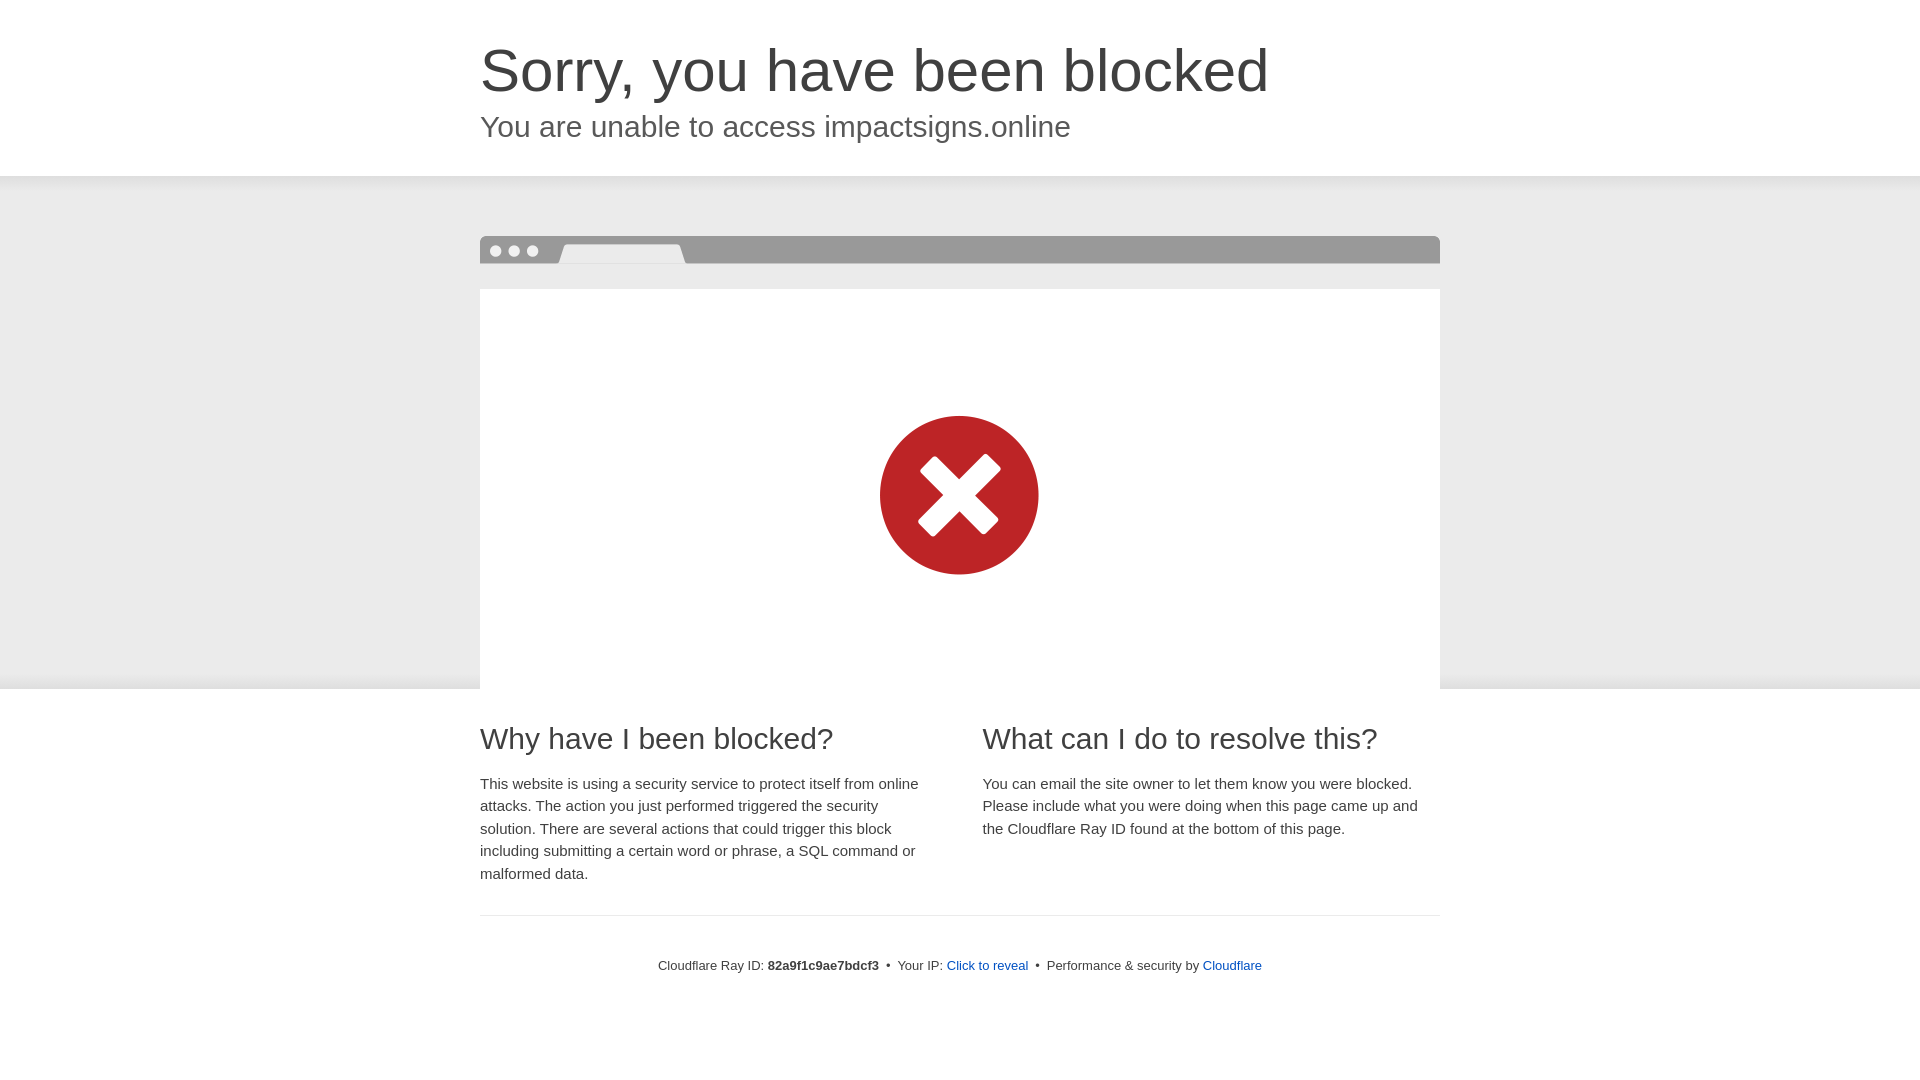 This screenshot has height=1080, width=1920. I want to click on 'Click to reveal', so click(988, 964).